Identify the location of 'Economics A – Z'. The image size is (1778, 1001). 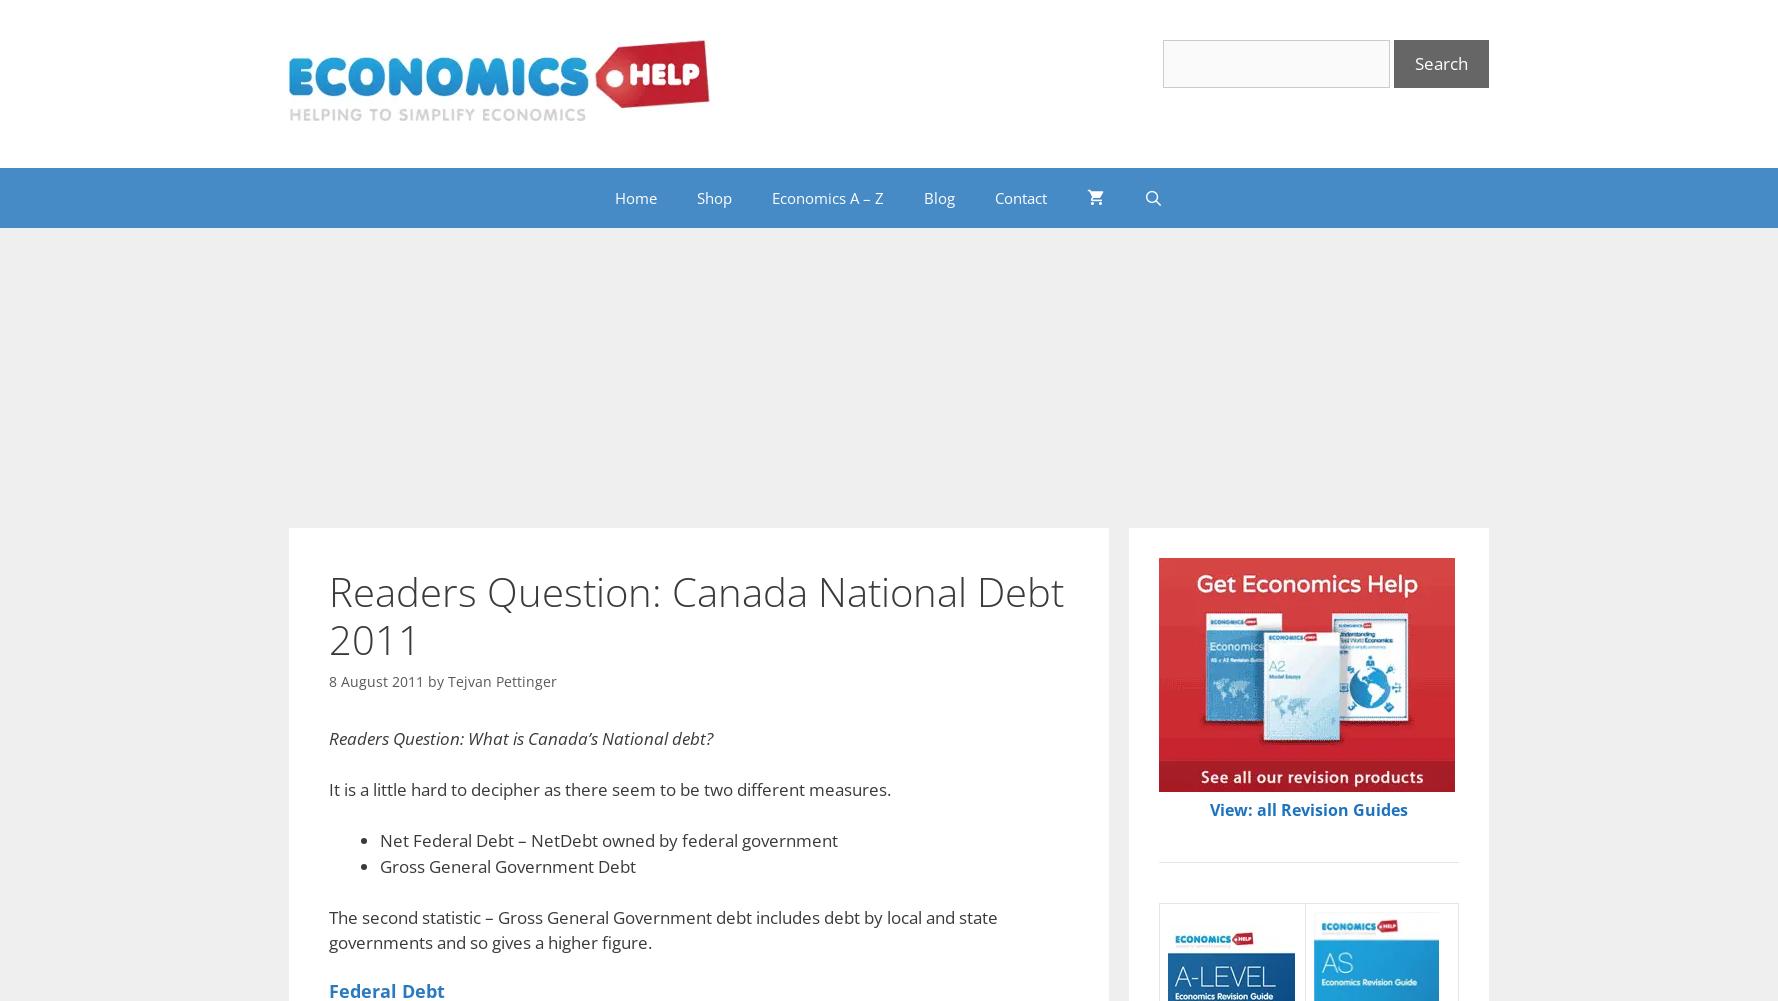
(770, 196).